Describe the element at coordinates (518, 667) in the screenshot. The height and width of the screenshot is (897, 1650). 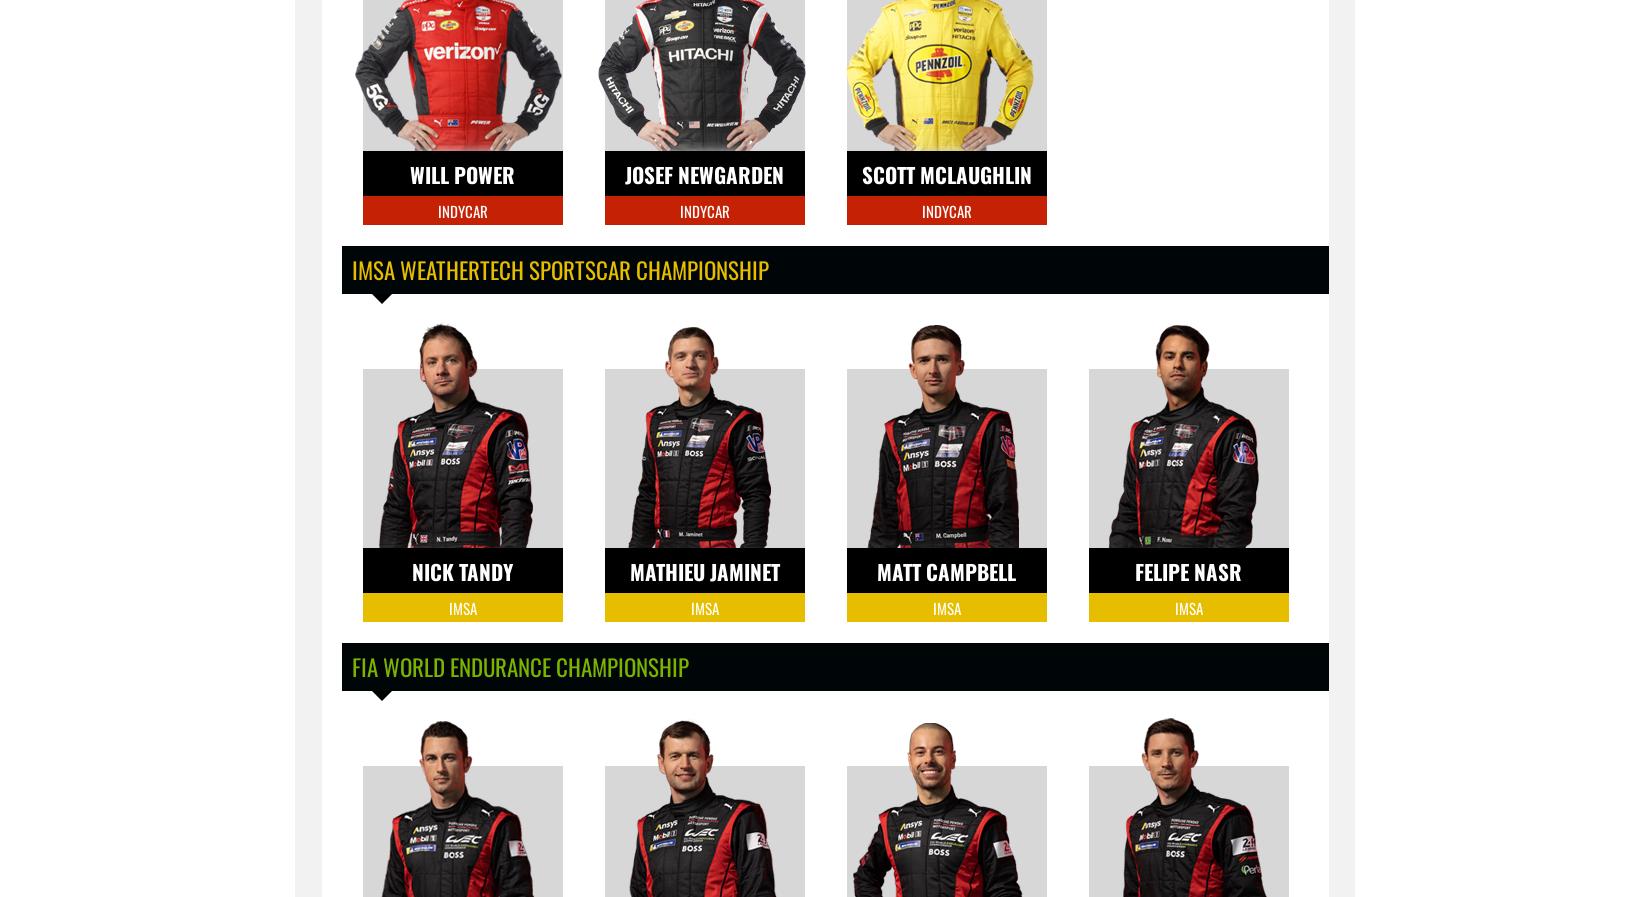
I see `'FIA World Endurance Championship'` at that location.